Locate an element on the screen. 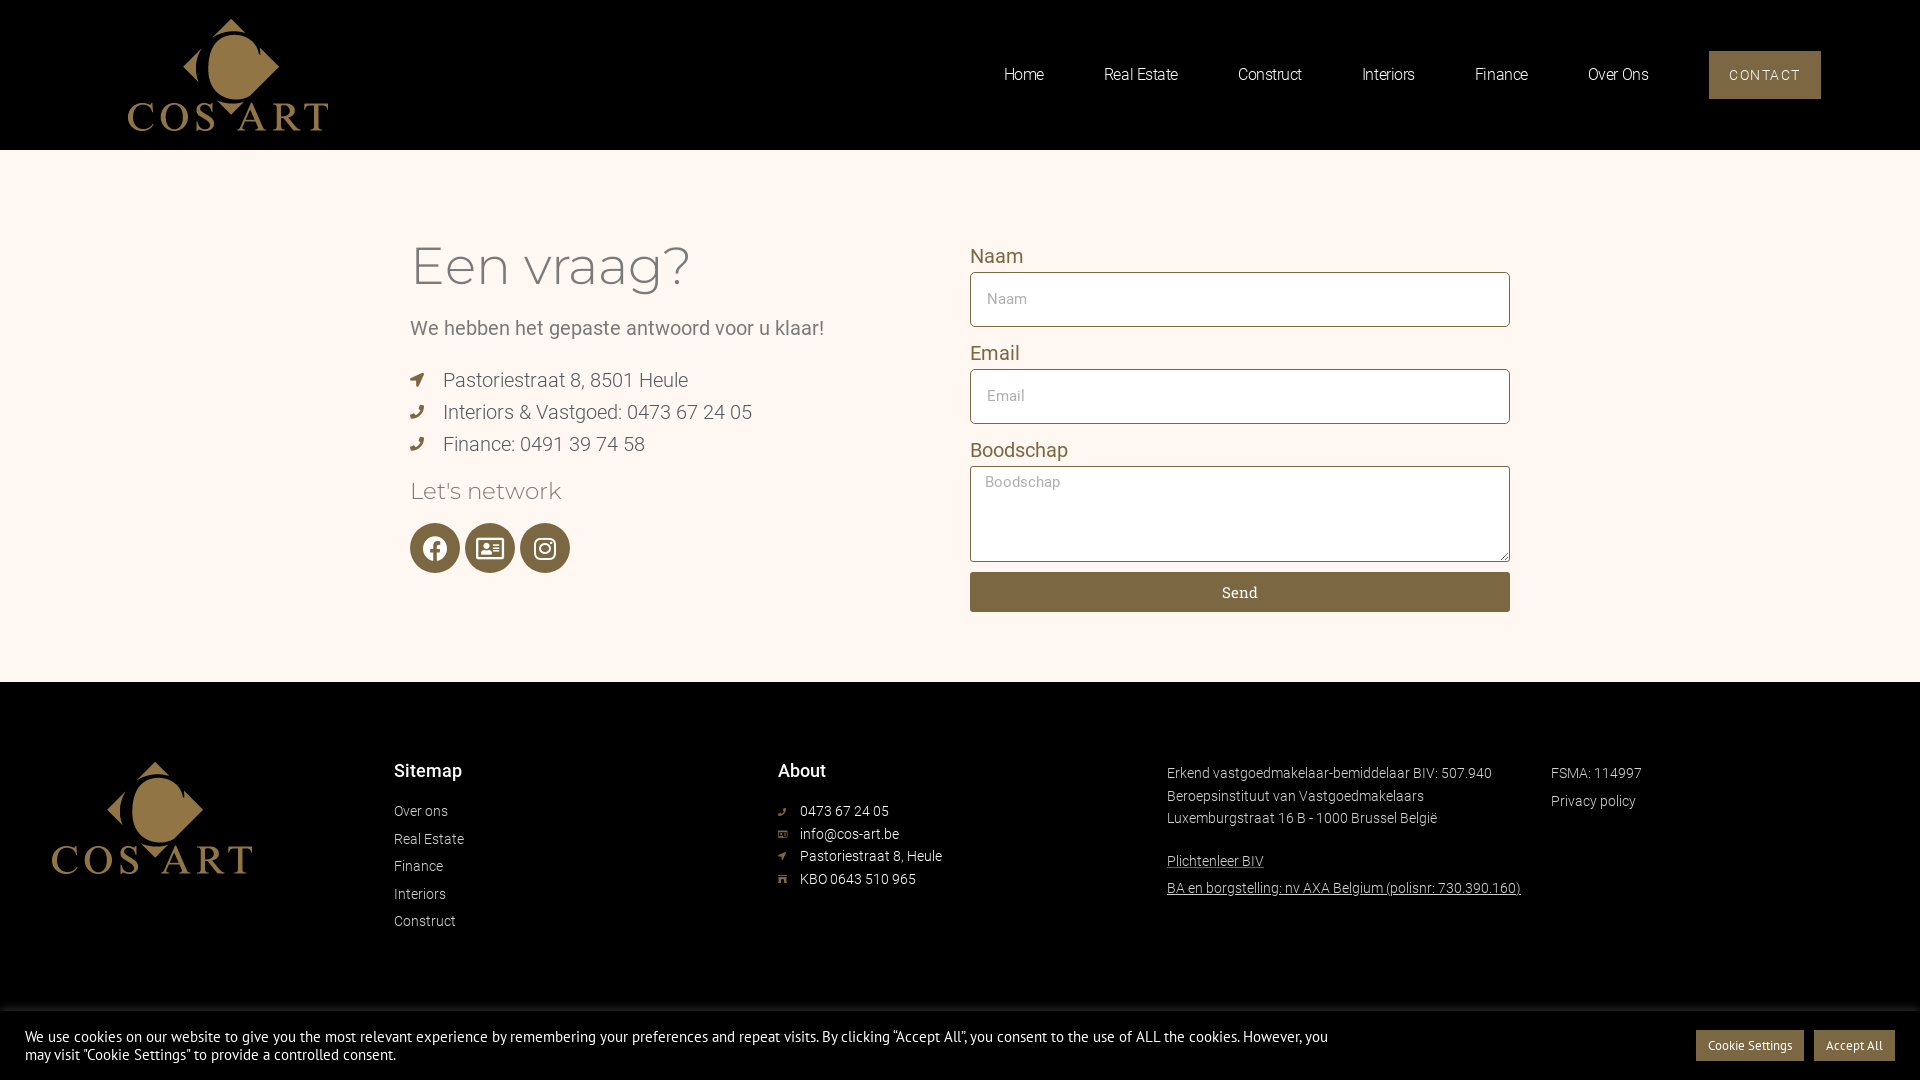 The width and height of the screenshot is (1920, 1080). 'Accept All' is located at coordinates (1853, 1044).